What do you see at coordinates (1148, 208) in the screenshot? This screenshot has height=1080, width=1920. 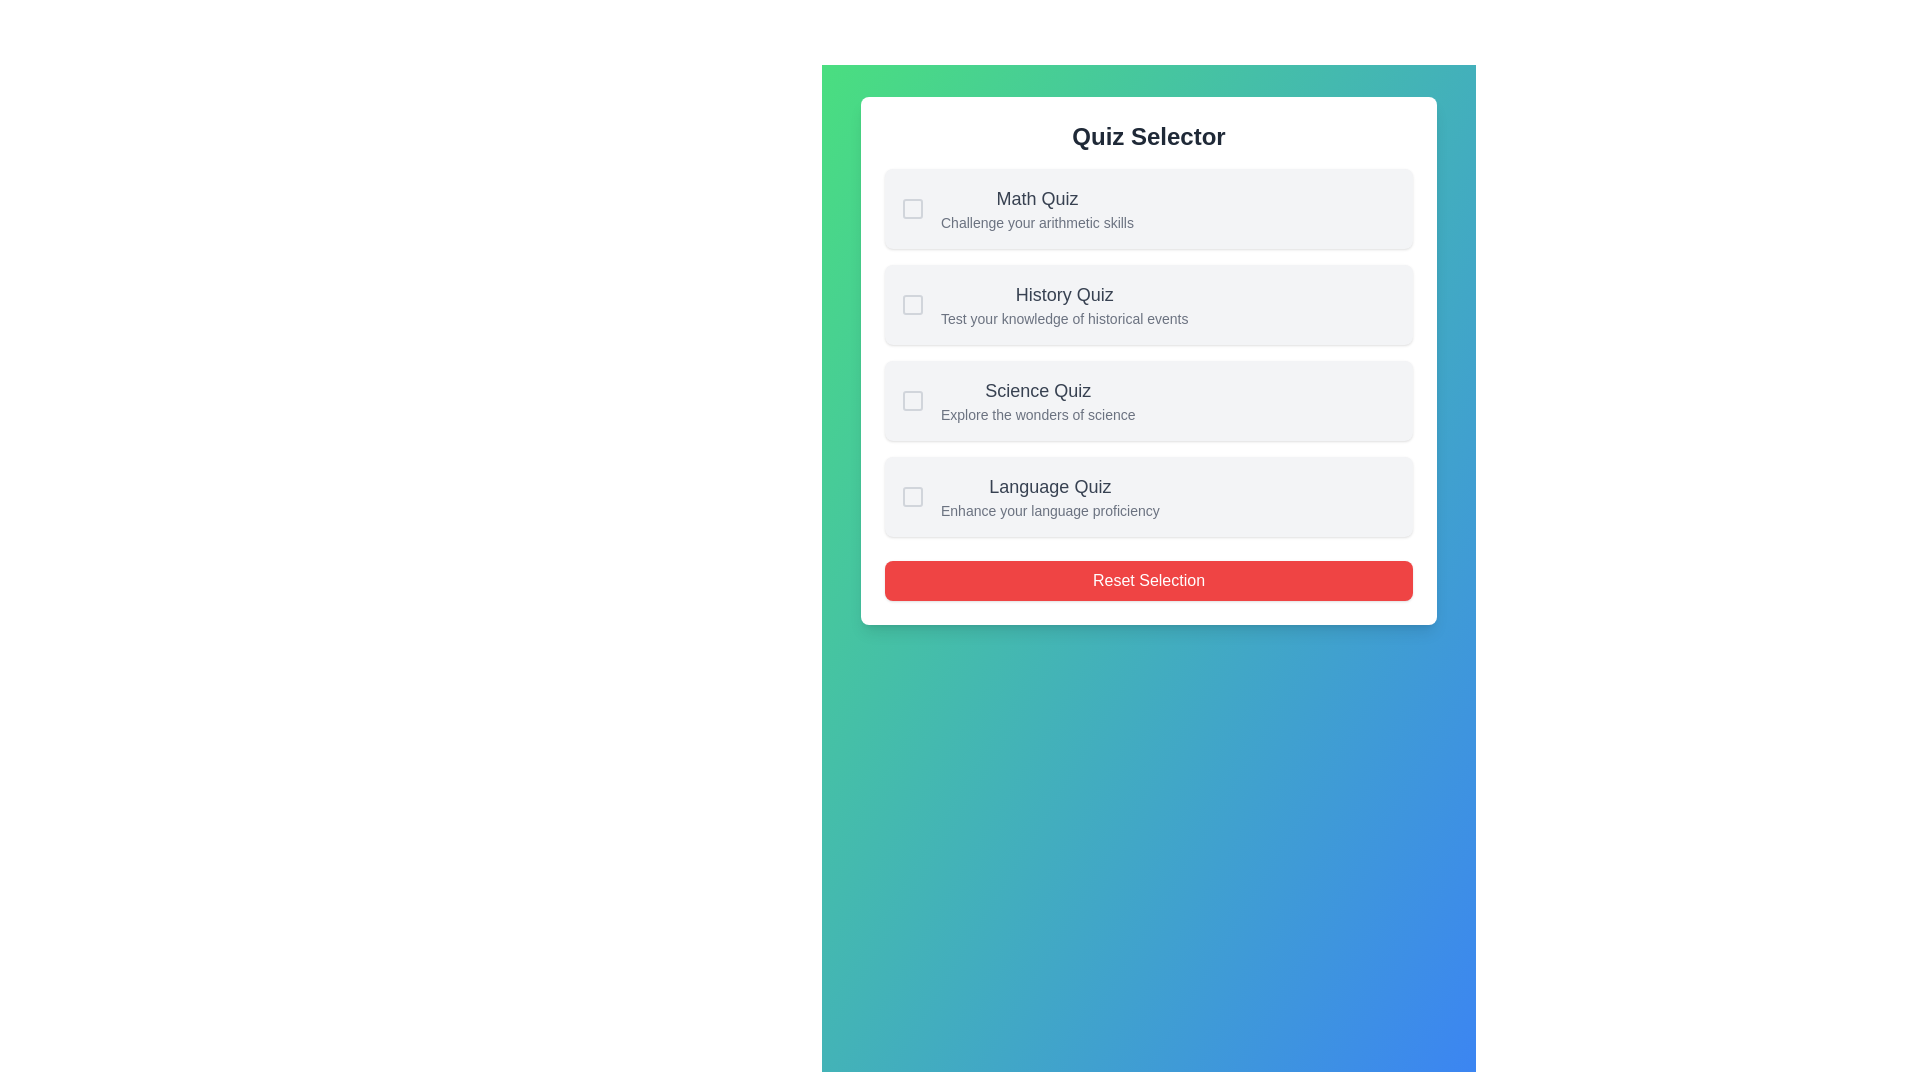 I see `the quiz card for Math Quiz` at bounding box center [1148, 208].